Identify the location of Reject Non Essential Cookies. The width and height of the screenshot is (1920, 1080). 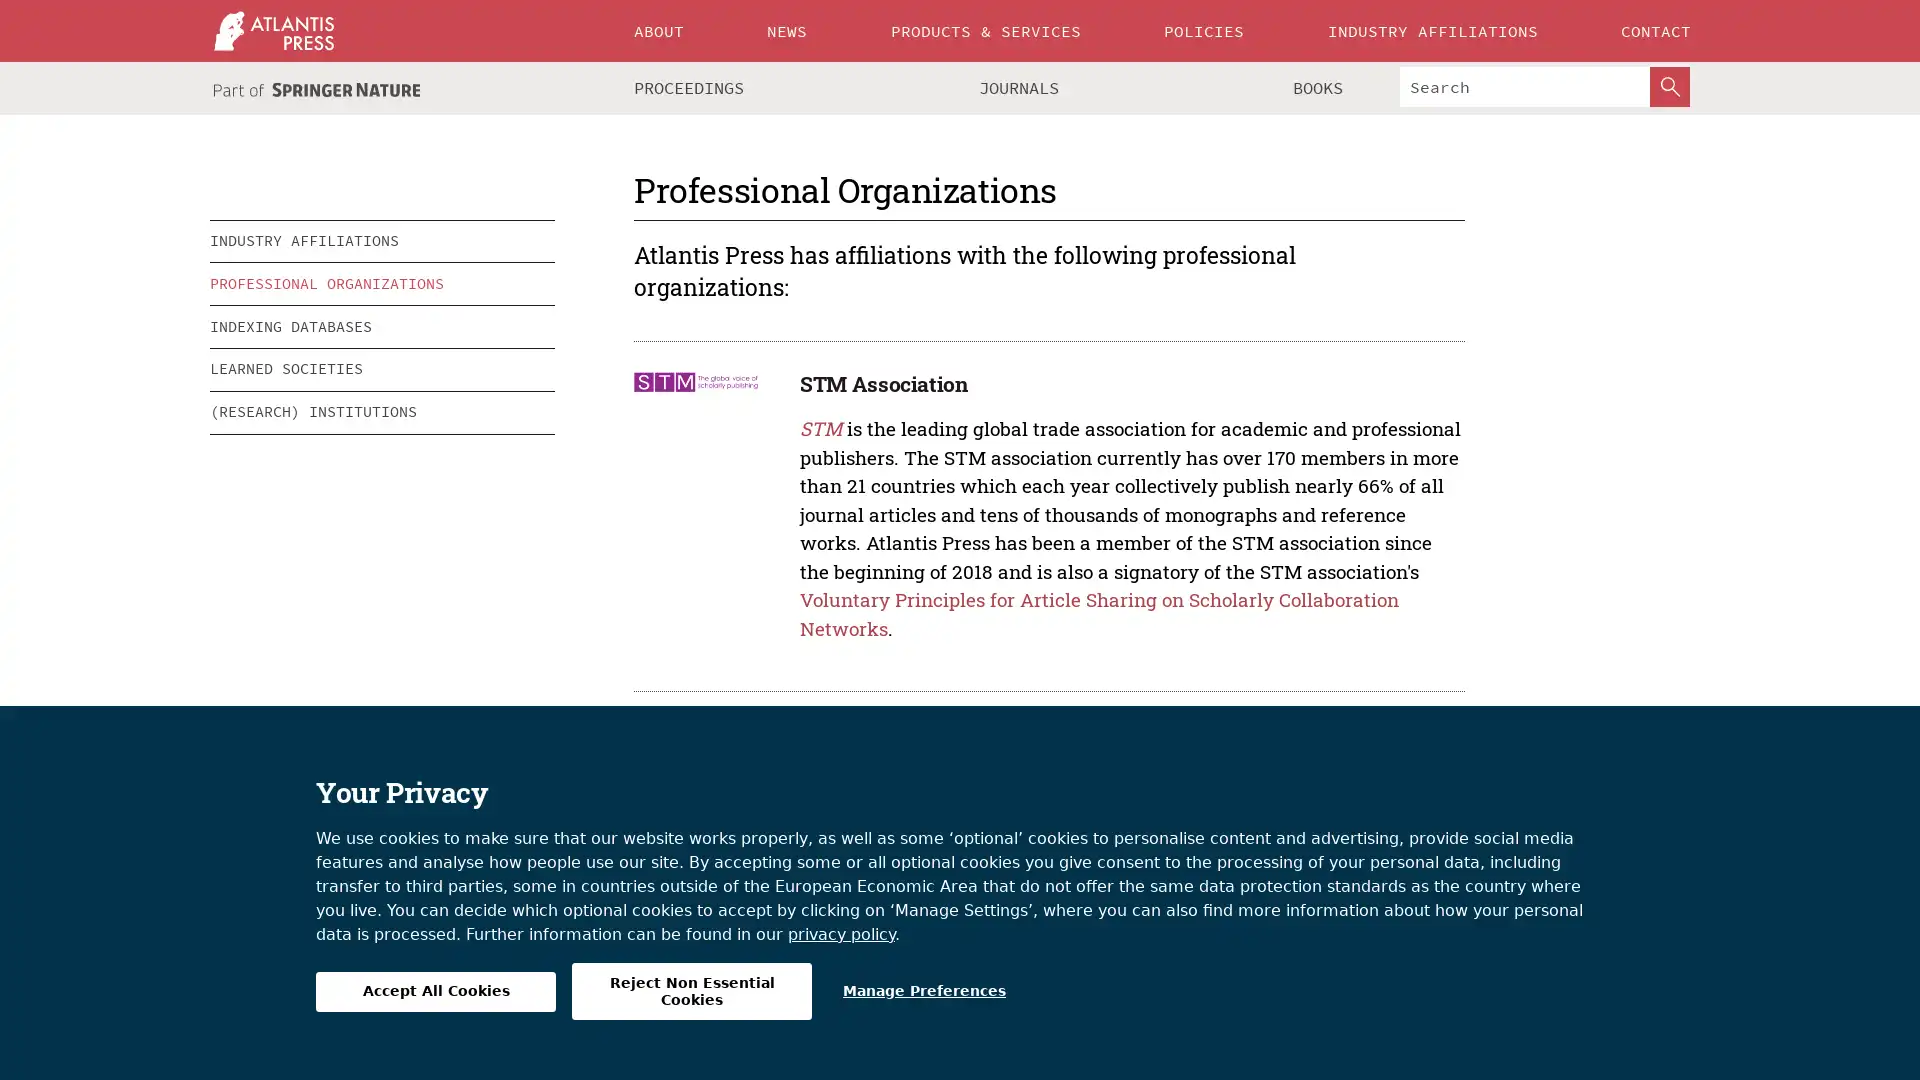
(691, 991).